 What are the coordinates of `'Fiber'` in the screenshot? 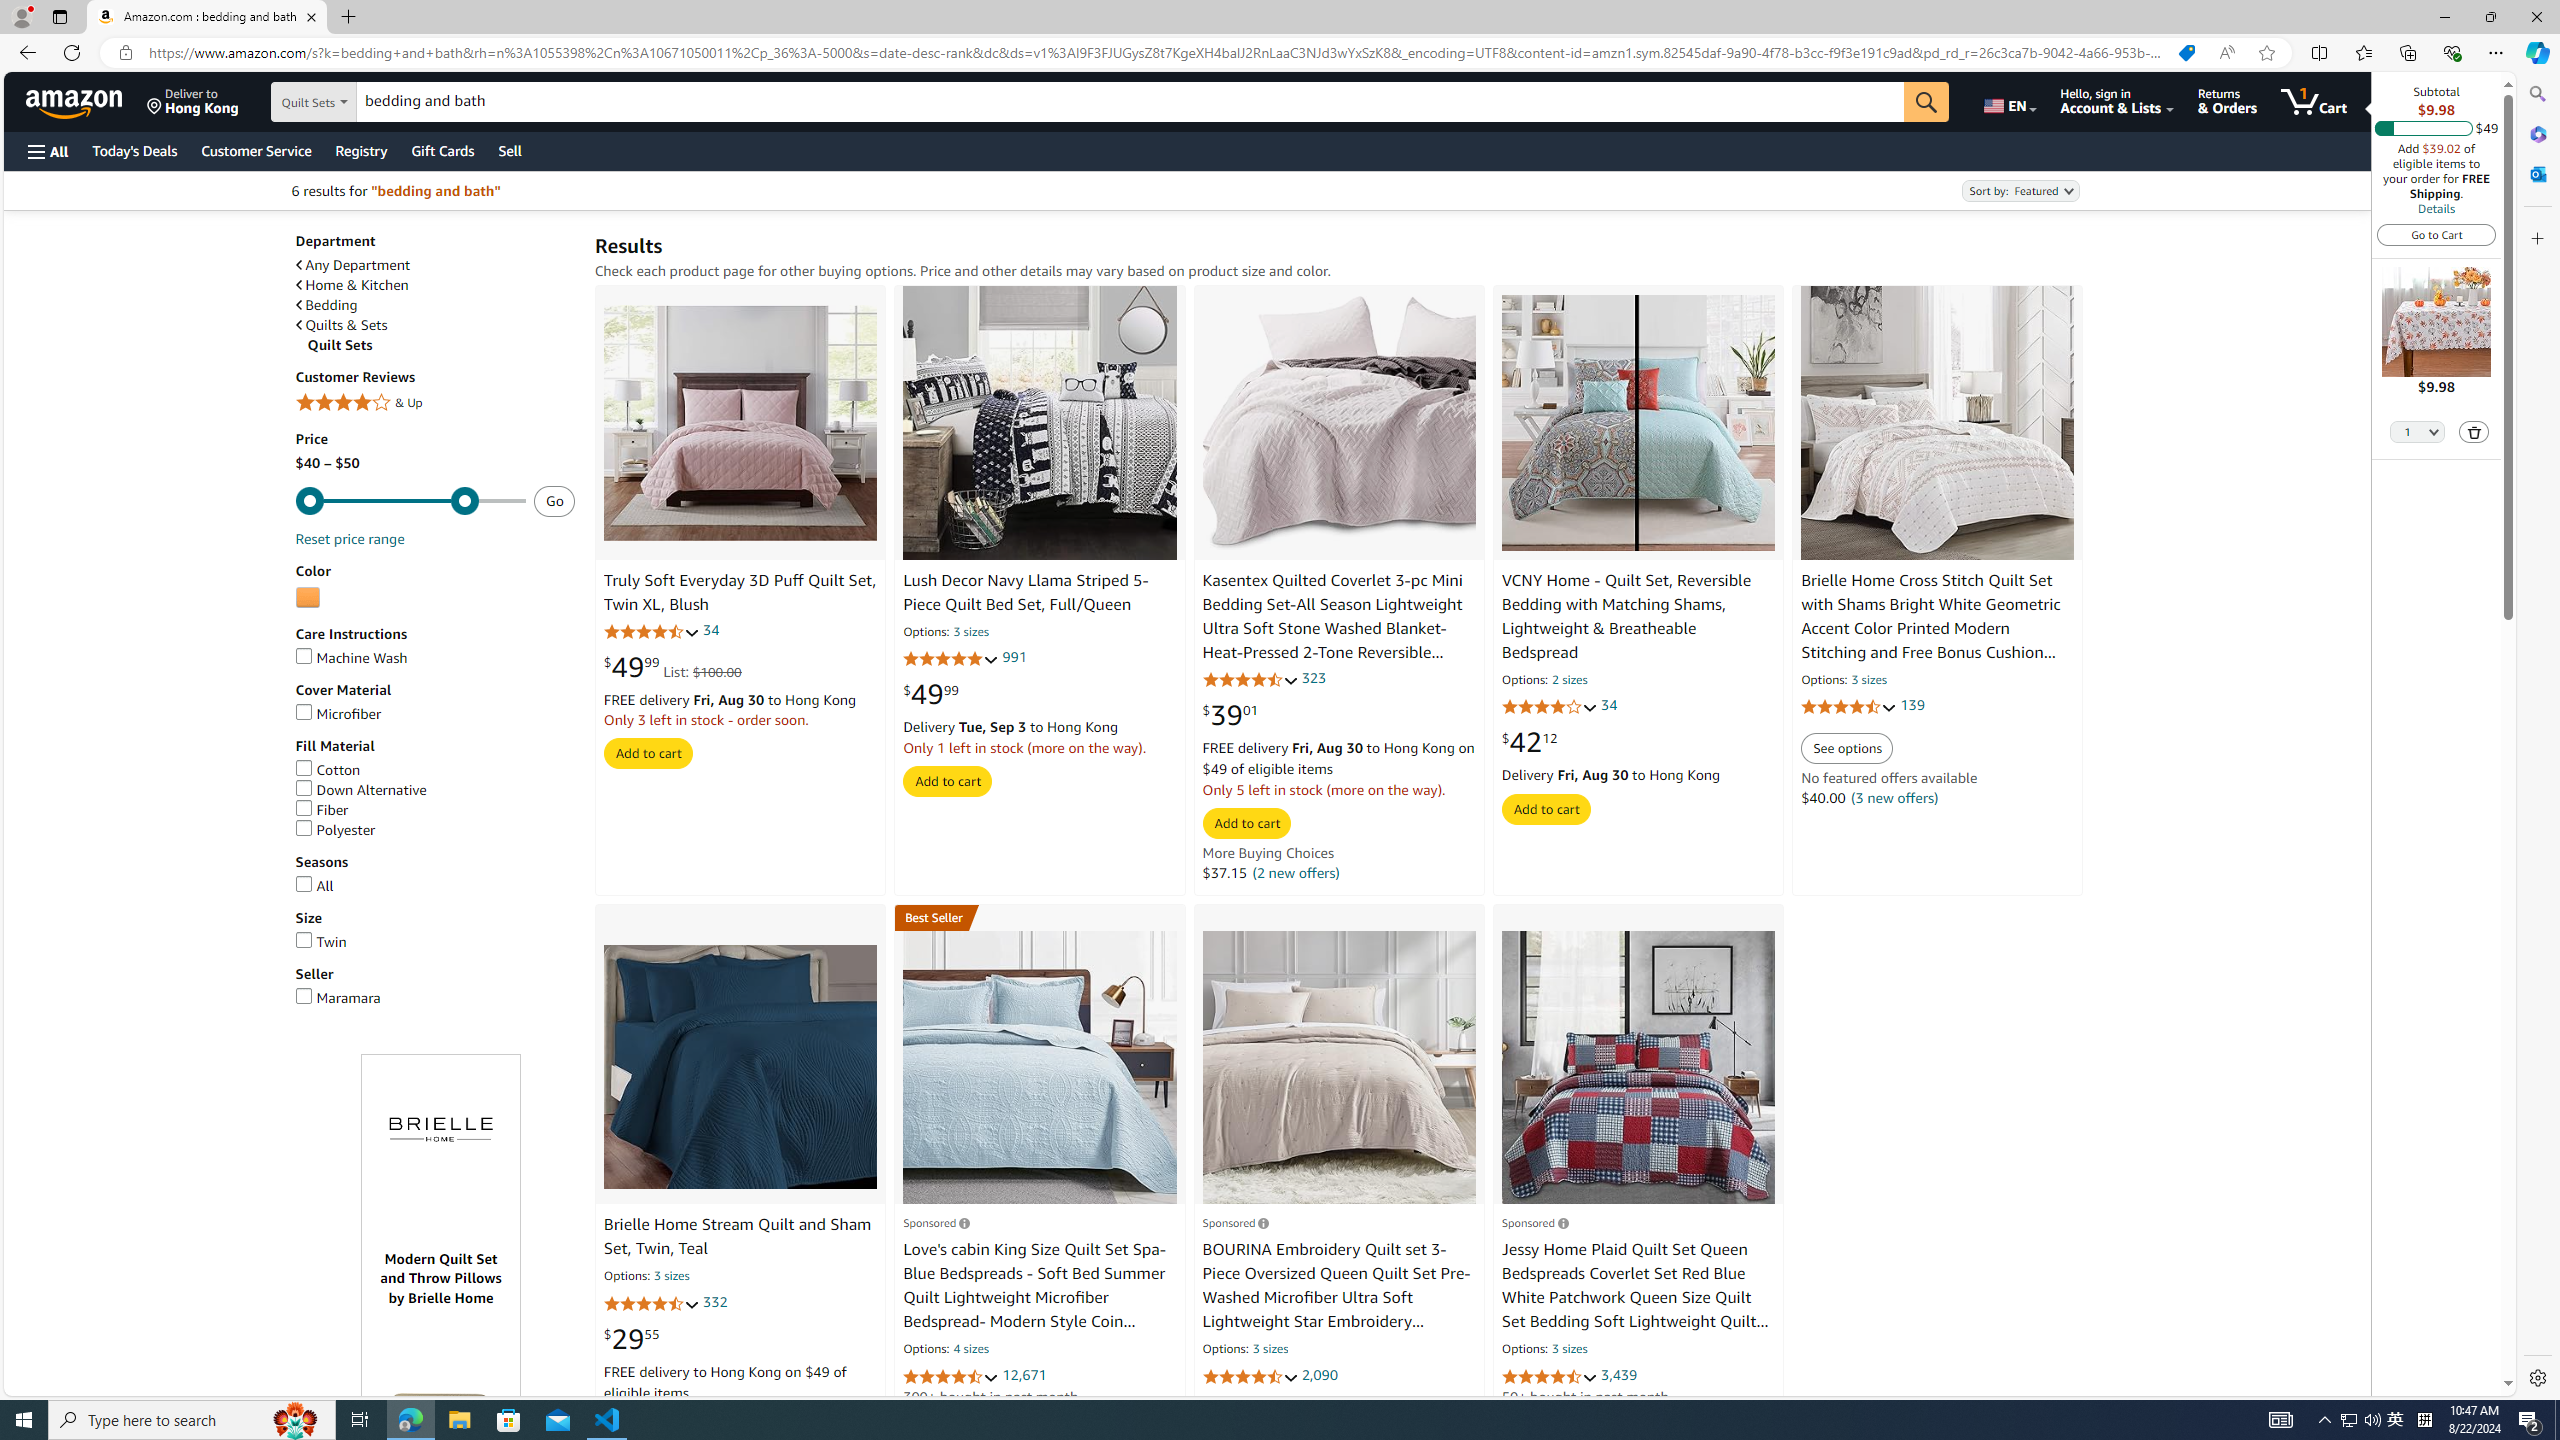 It's located at (435, 809).